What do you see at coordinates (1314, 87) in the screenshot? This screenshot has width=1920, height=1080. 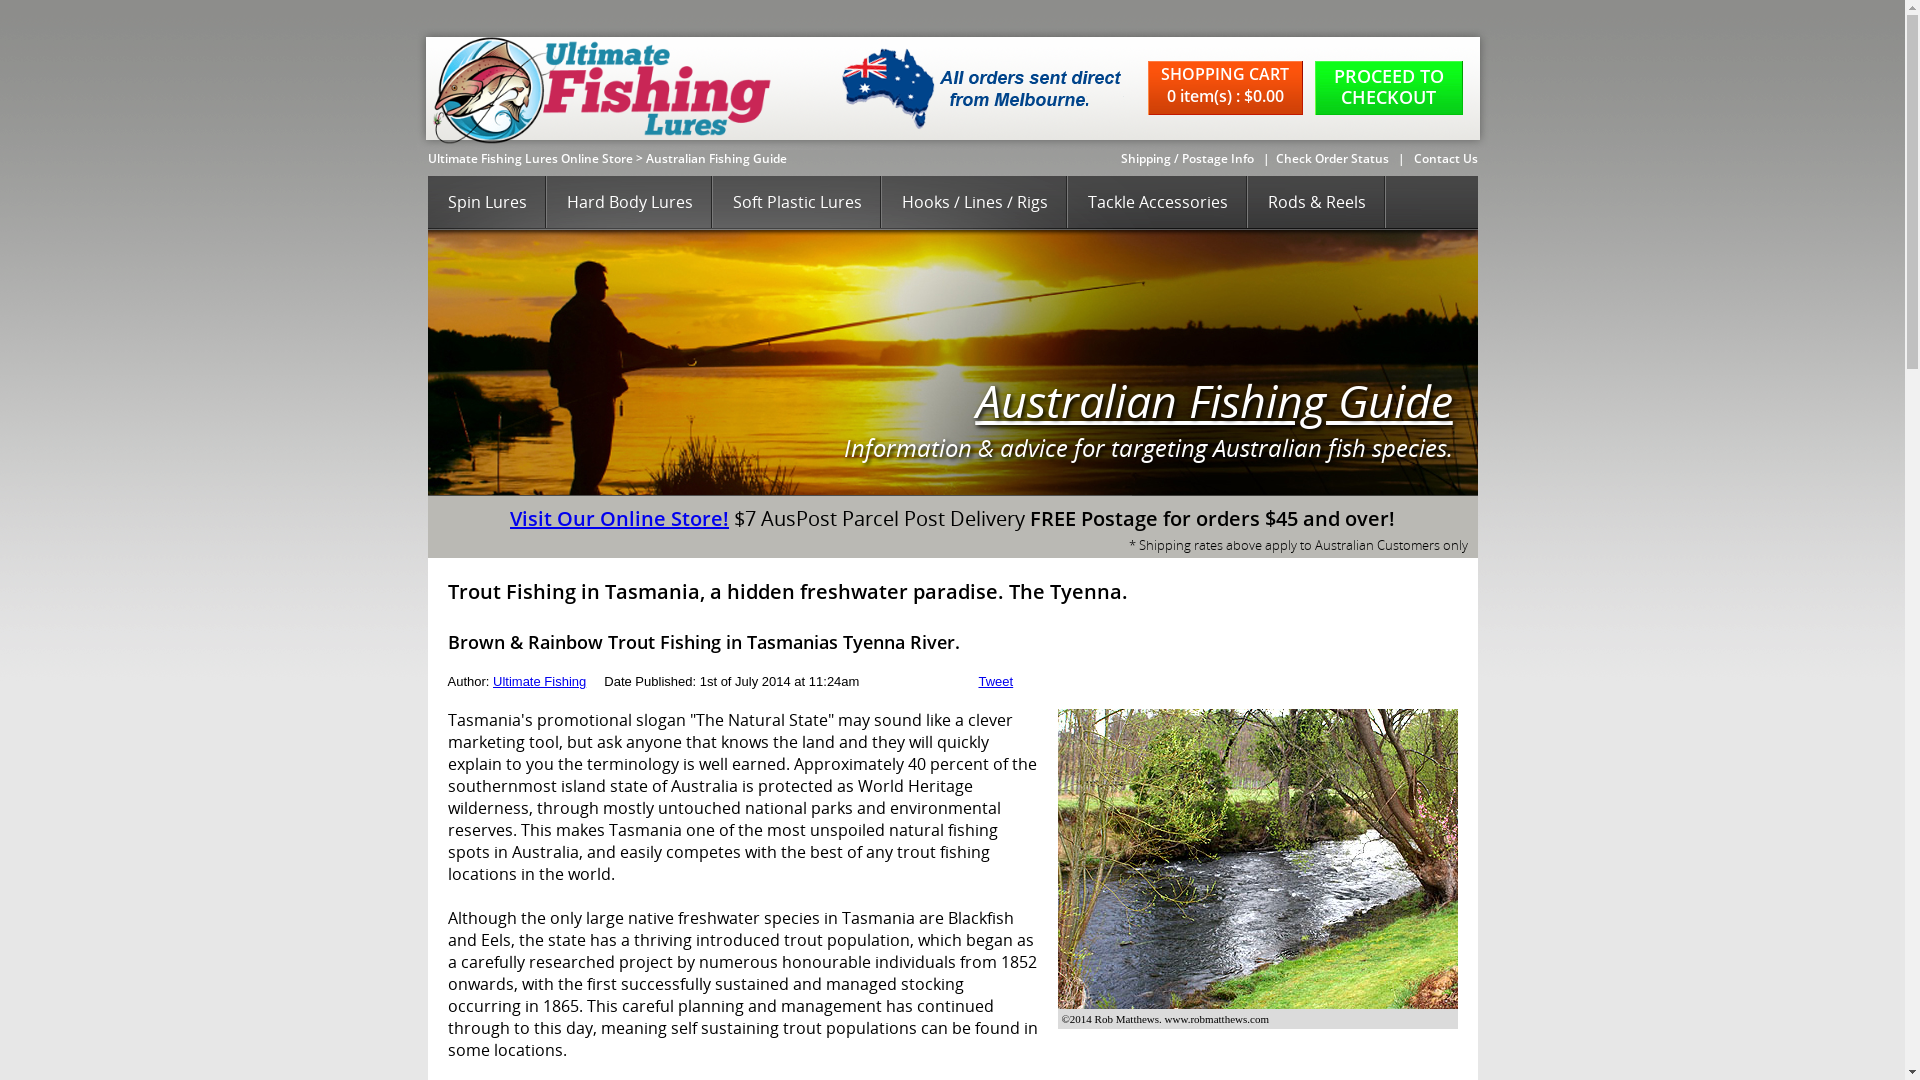 I see `'PROCEED TO CHECKOUT'` at bounding box center [1314, 87].